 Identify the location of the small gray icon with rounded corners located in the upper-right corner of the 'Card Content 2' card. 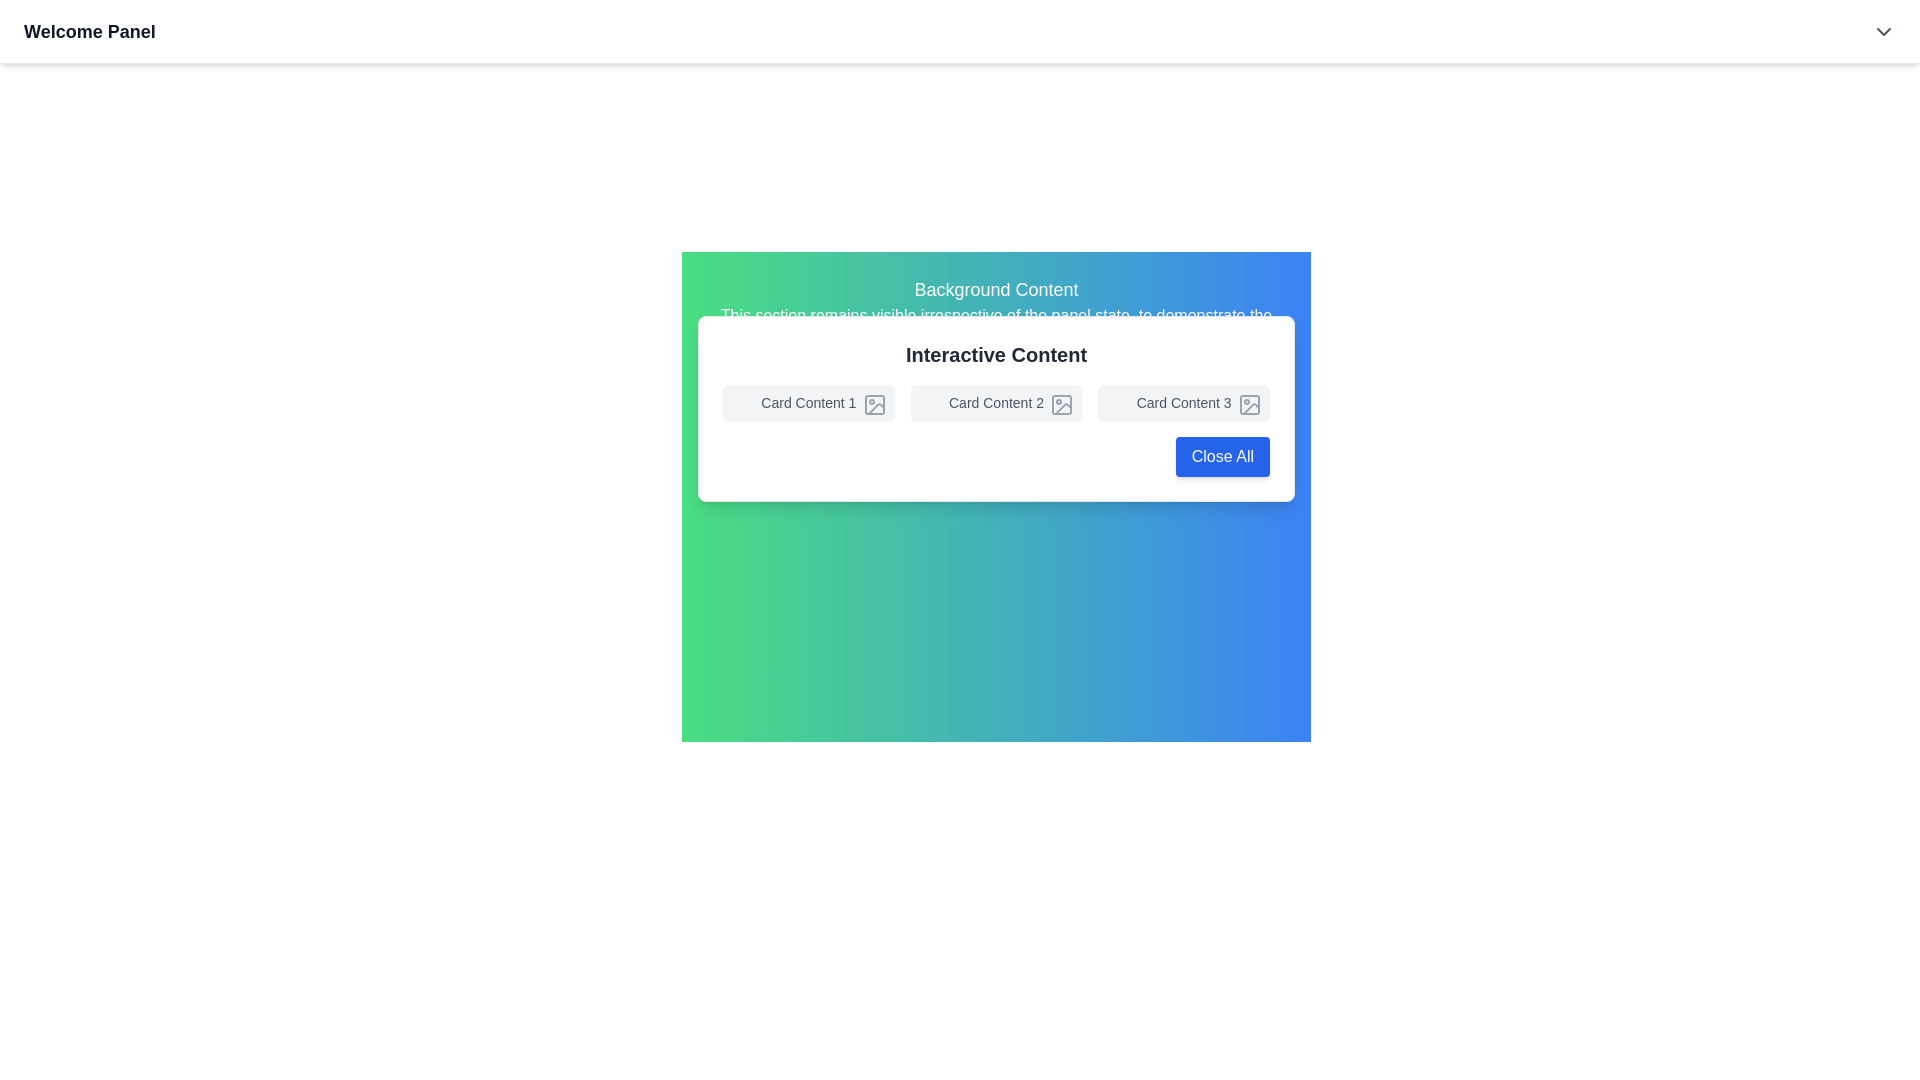
(1061, 405).